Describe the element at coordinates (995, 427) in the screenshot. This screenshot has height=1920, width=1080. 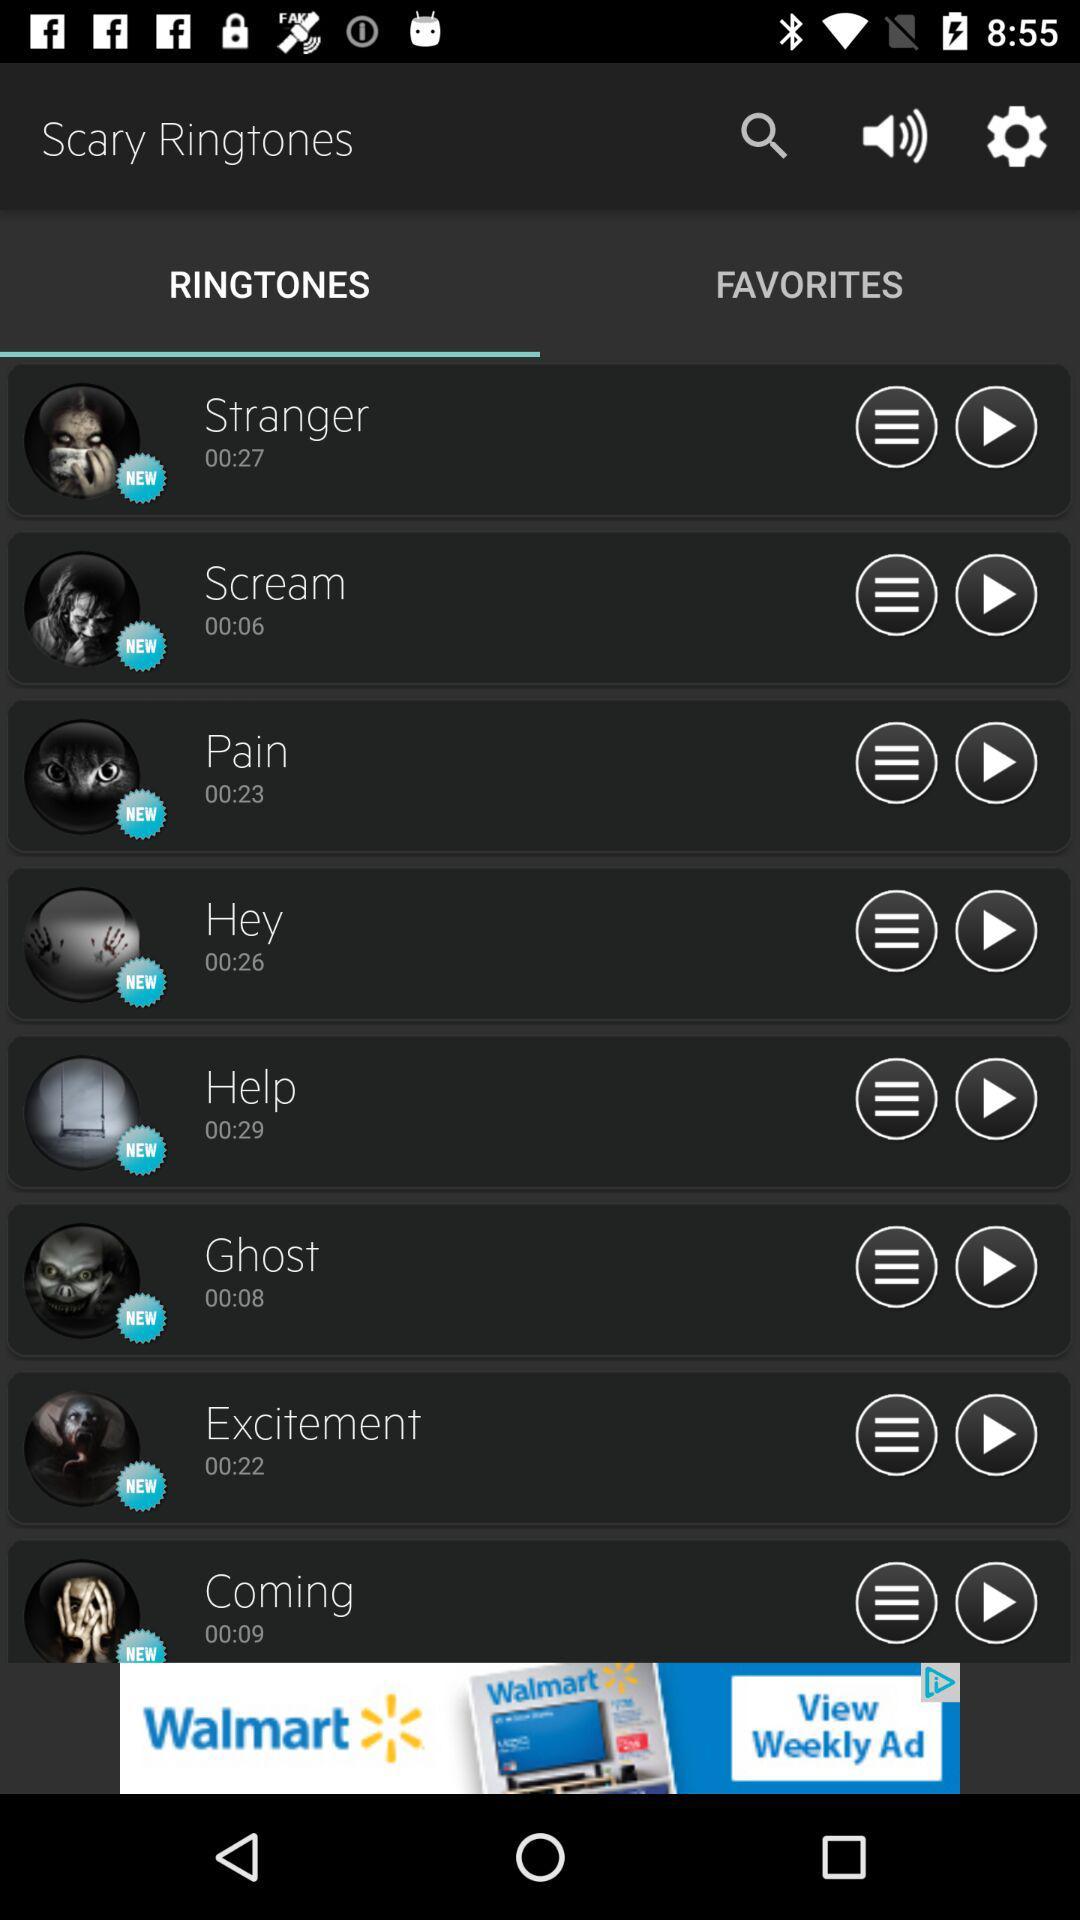
I see `song` at that location.